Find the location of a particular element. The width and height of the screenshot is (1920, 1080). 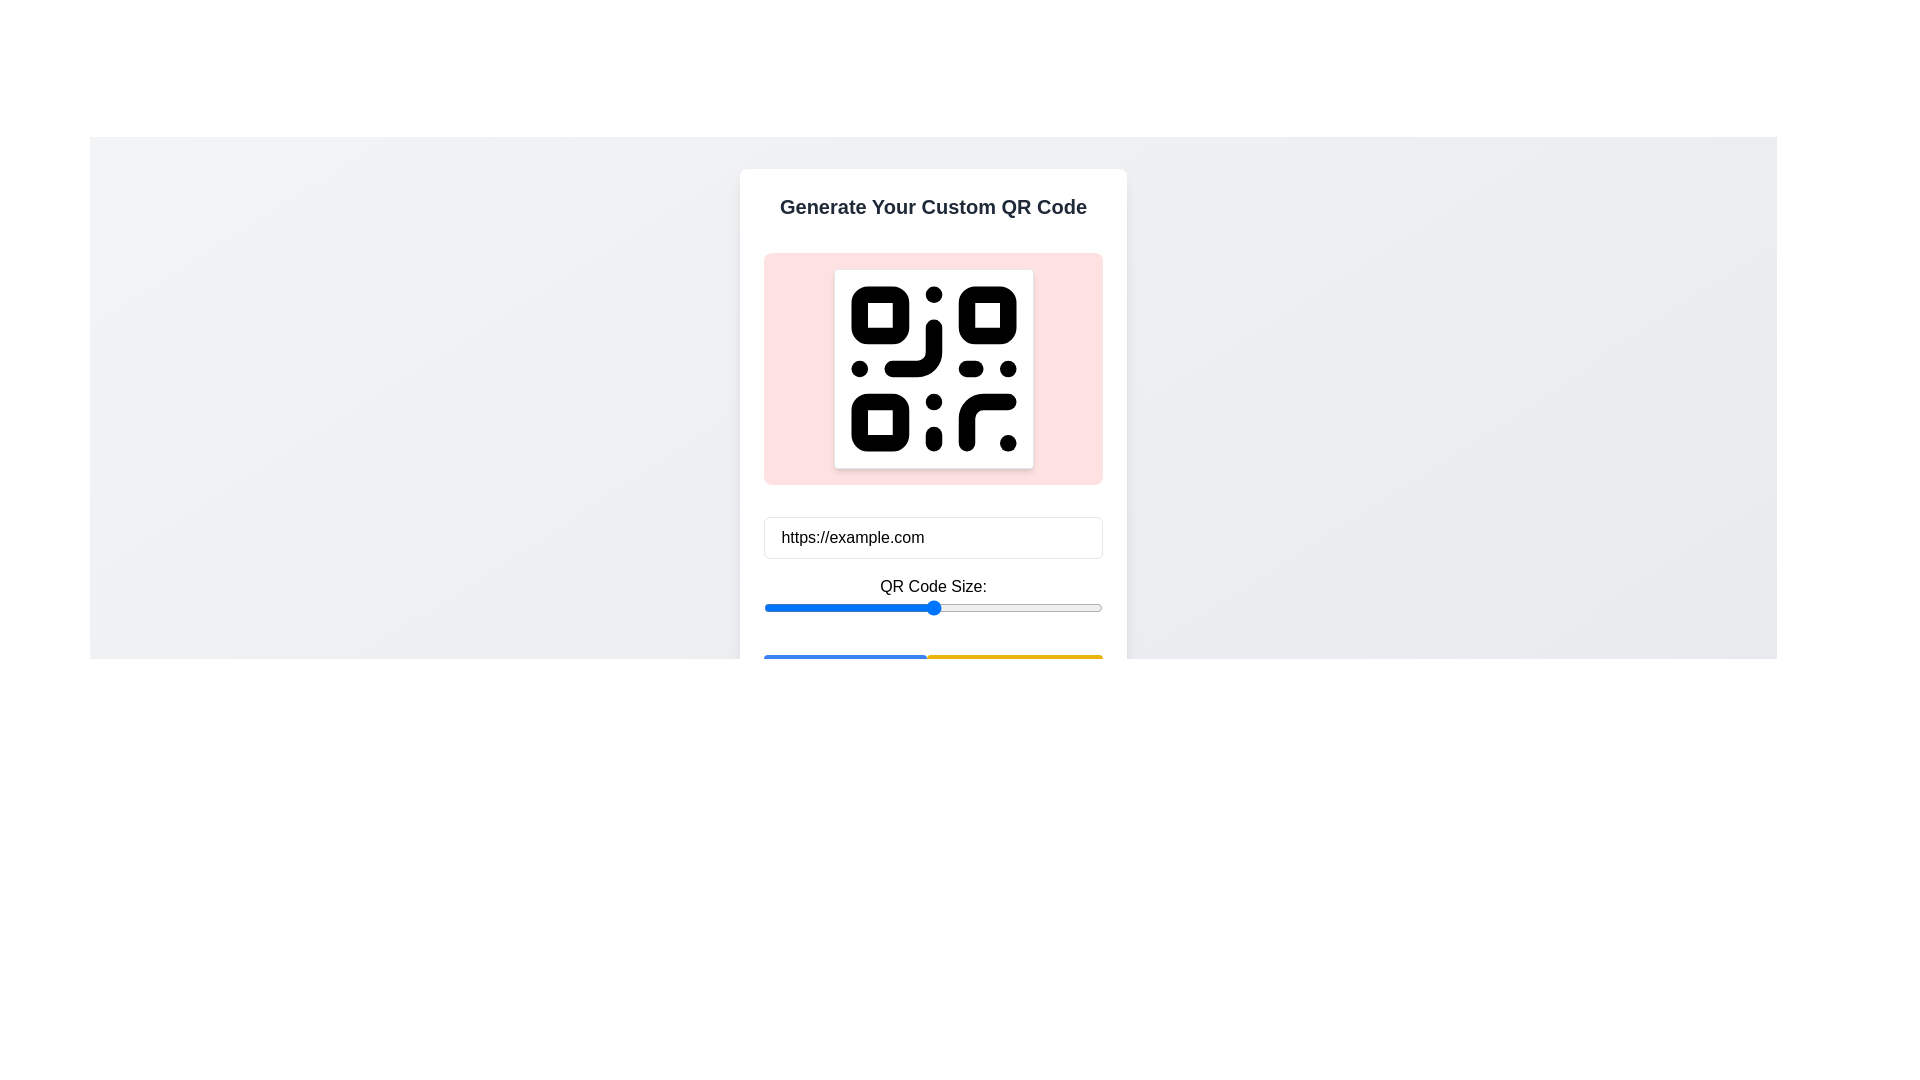

the small white rounded rectangle located near the upper-right corner within the QR code graphic is located at coordinates (987, 315).